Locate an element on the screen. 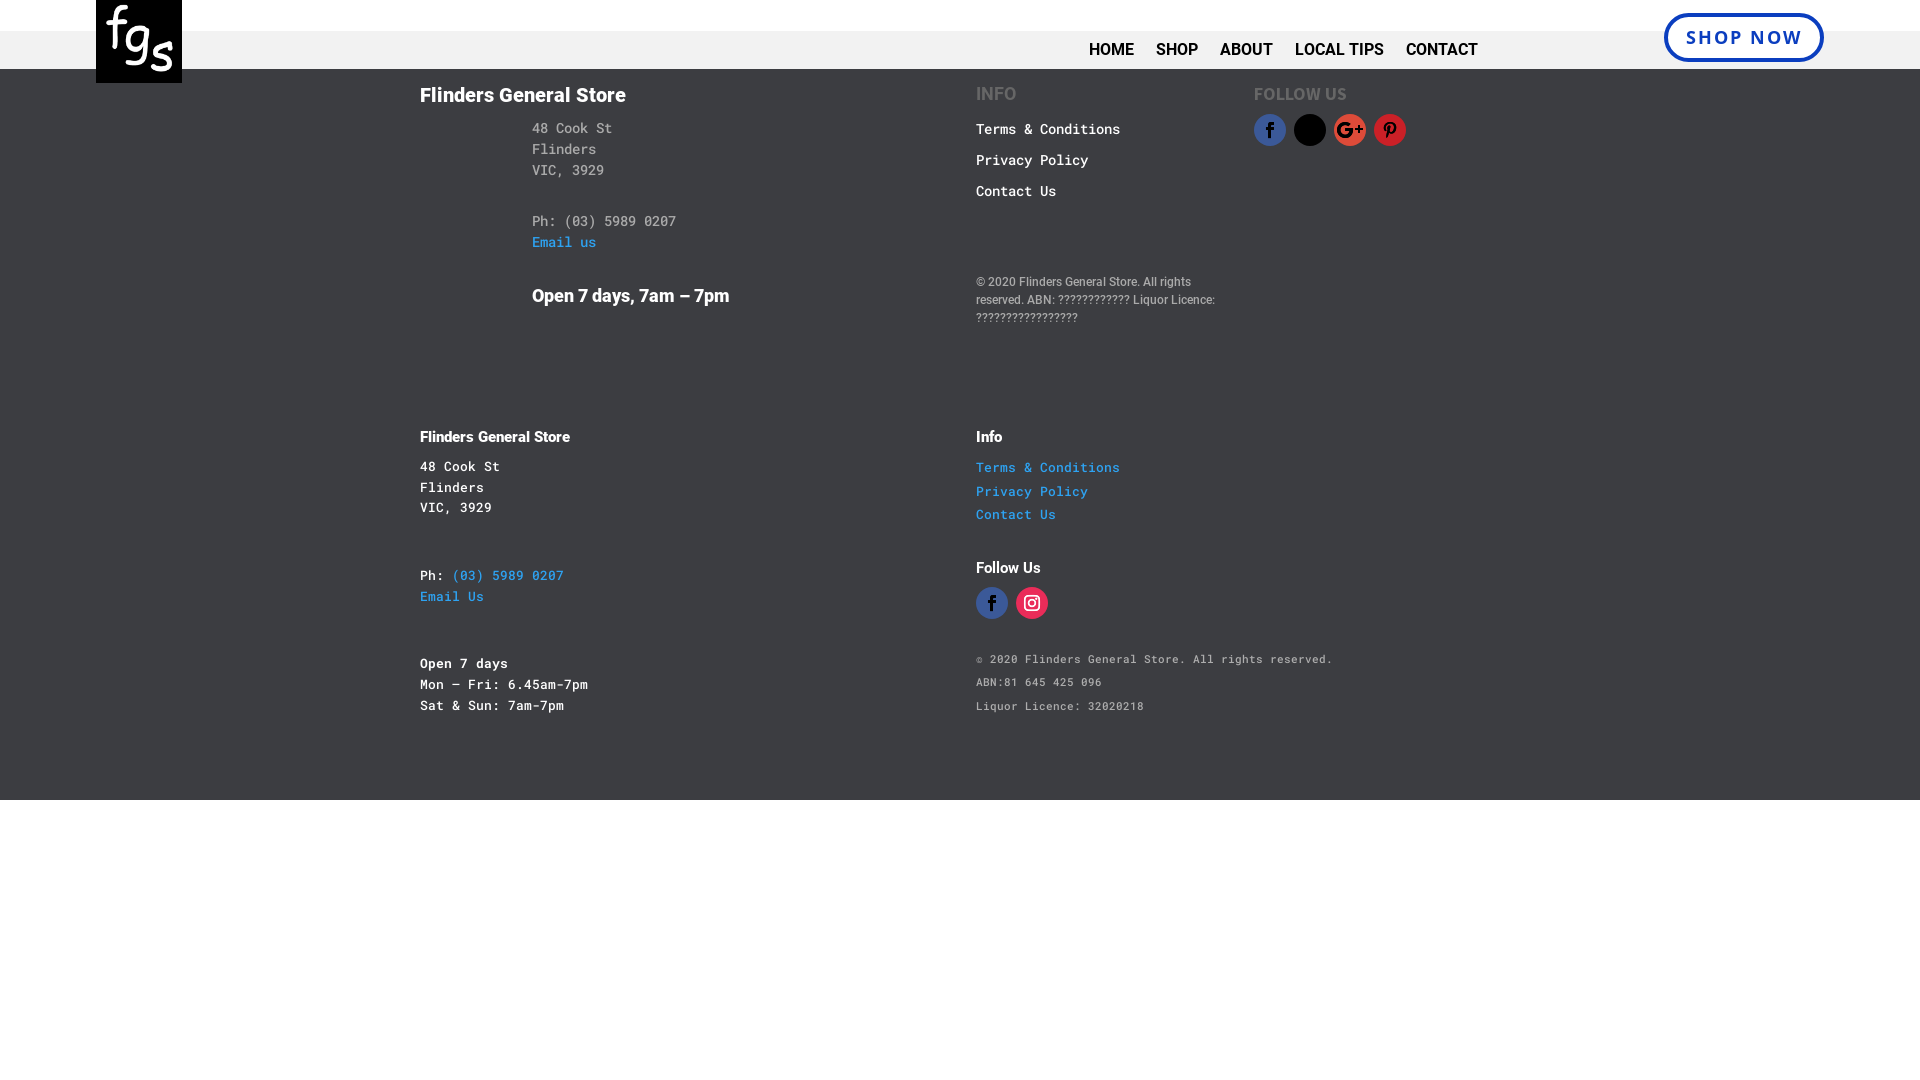 This screenshot has height=1080, width=1920. 'ABOUT' is located at coordinates (1245, 53).